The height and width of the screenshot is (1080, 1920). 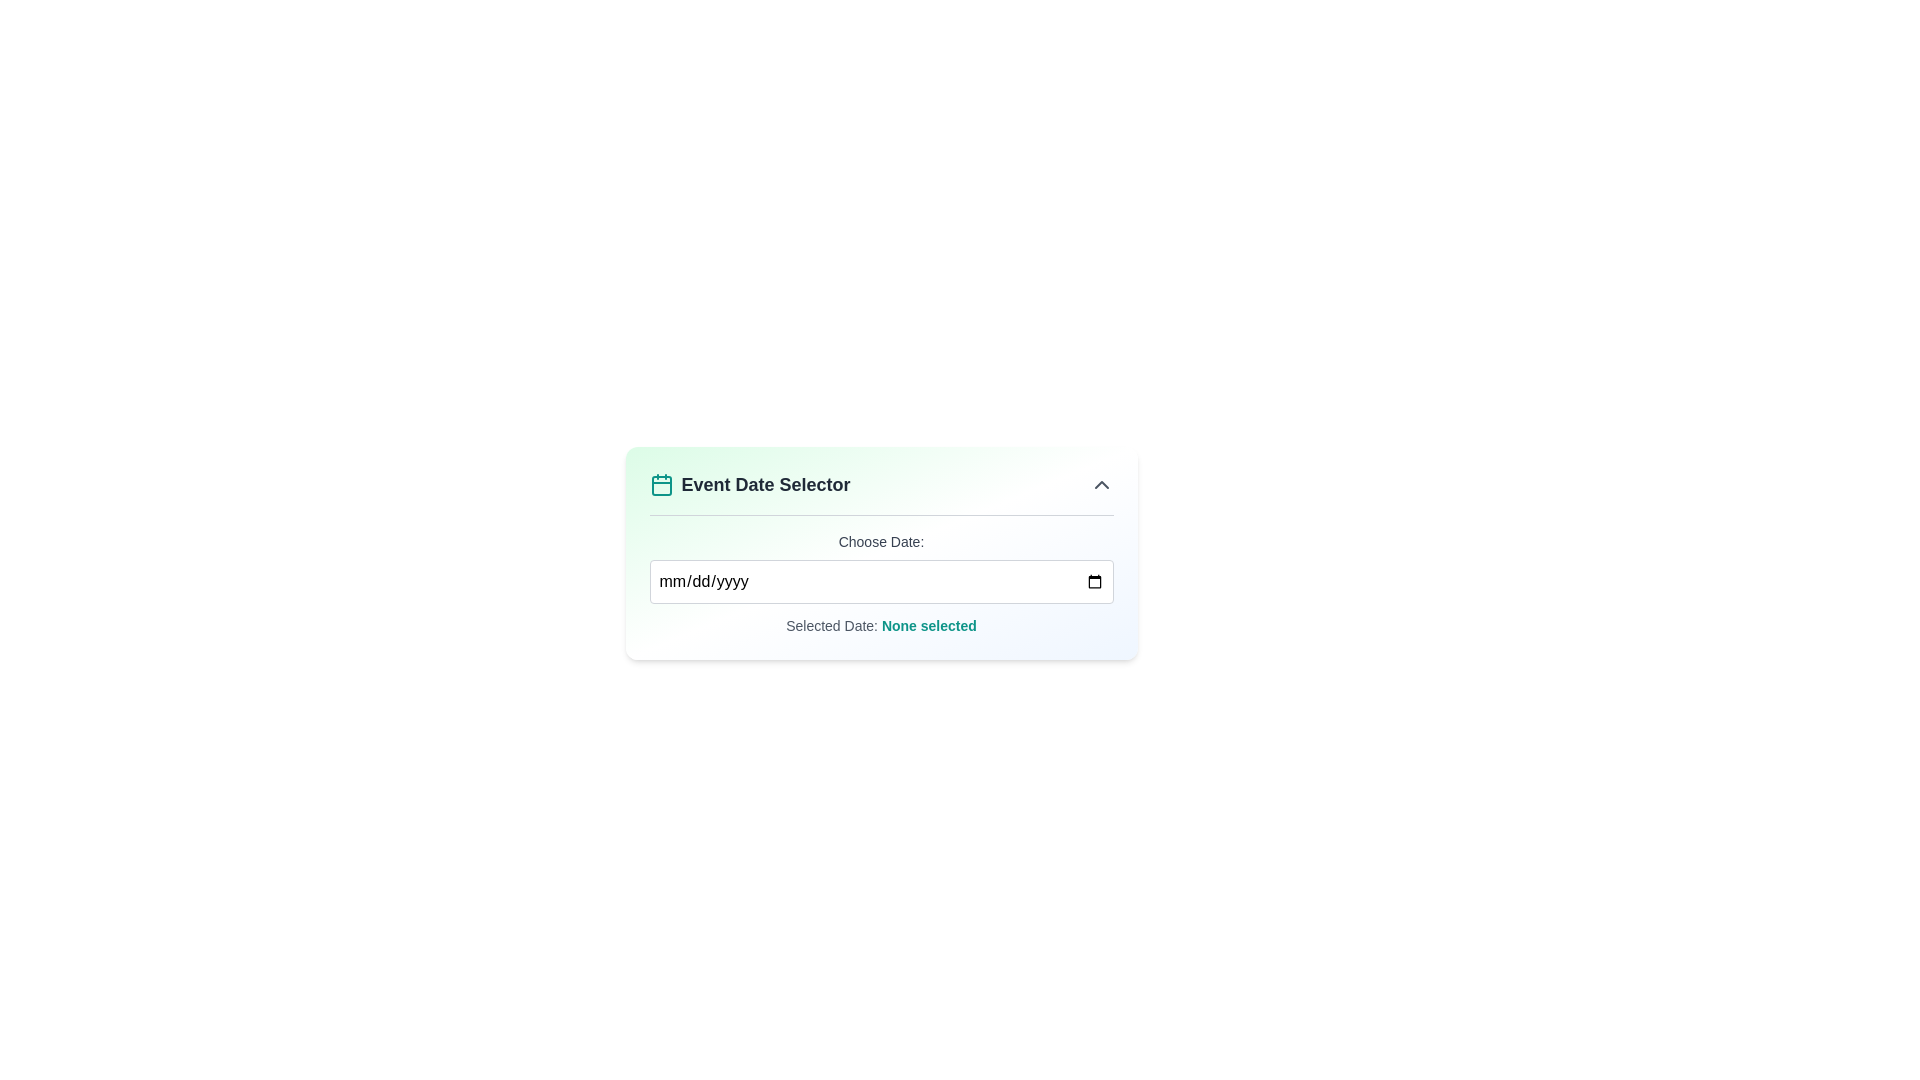 I want to click on the chevron-up icon styled in dark gray located on the far right of the 'Event Date Selector' component for visual feedback, so click(x=1100, y=485).